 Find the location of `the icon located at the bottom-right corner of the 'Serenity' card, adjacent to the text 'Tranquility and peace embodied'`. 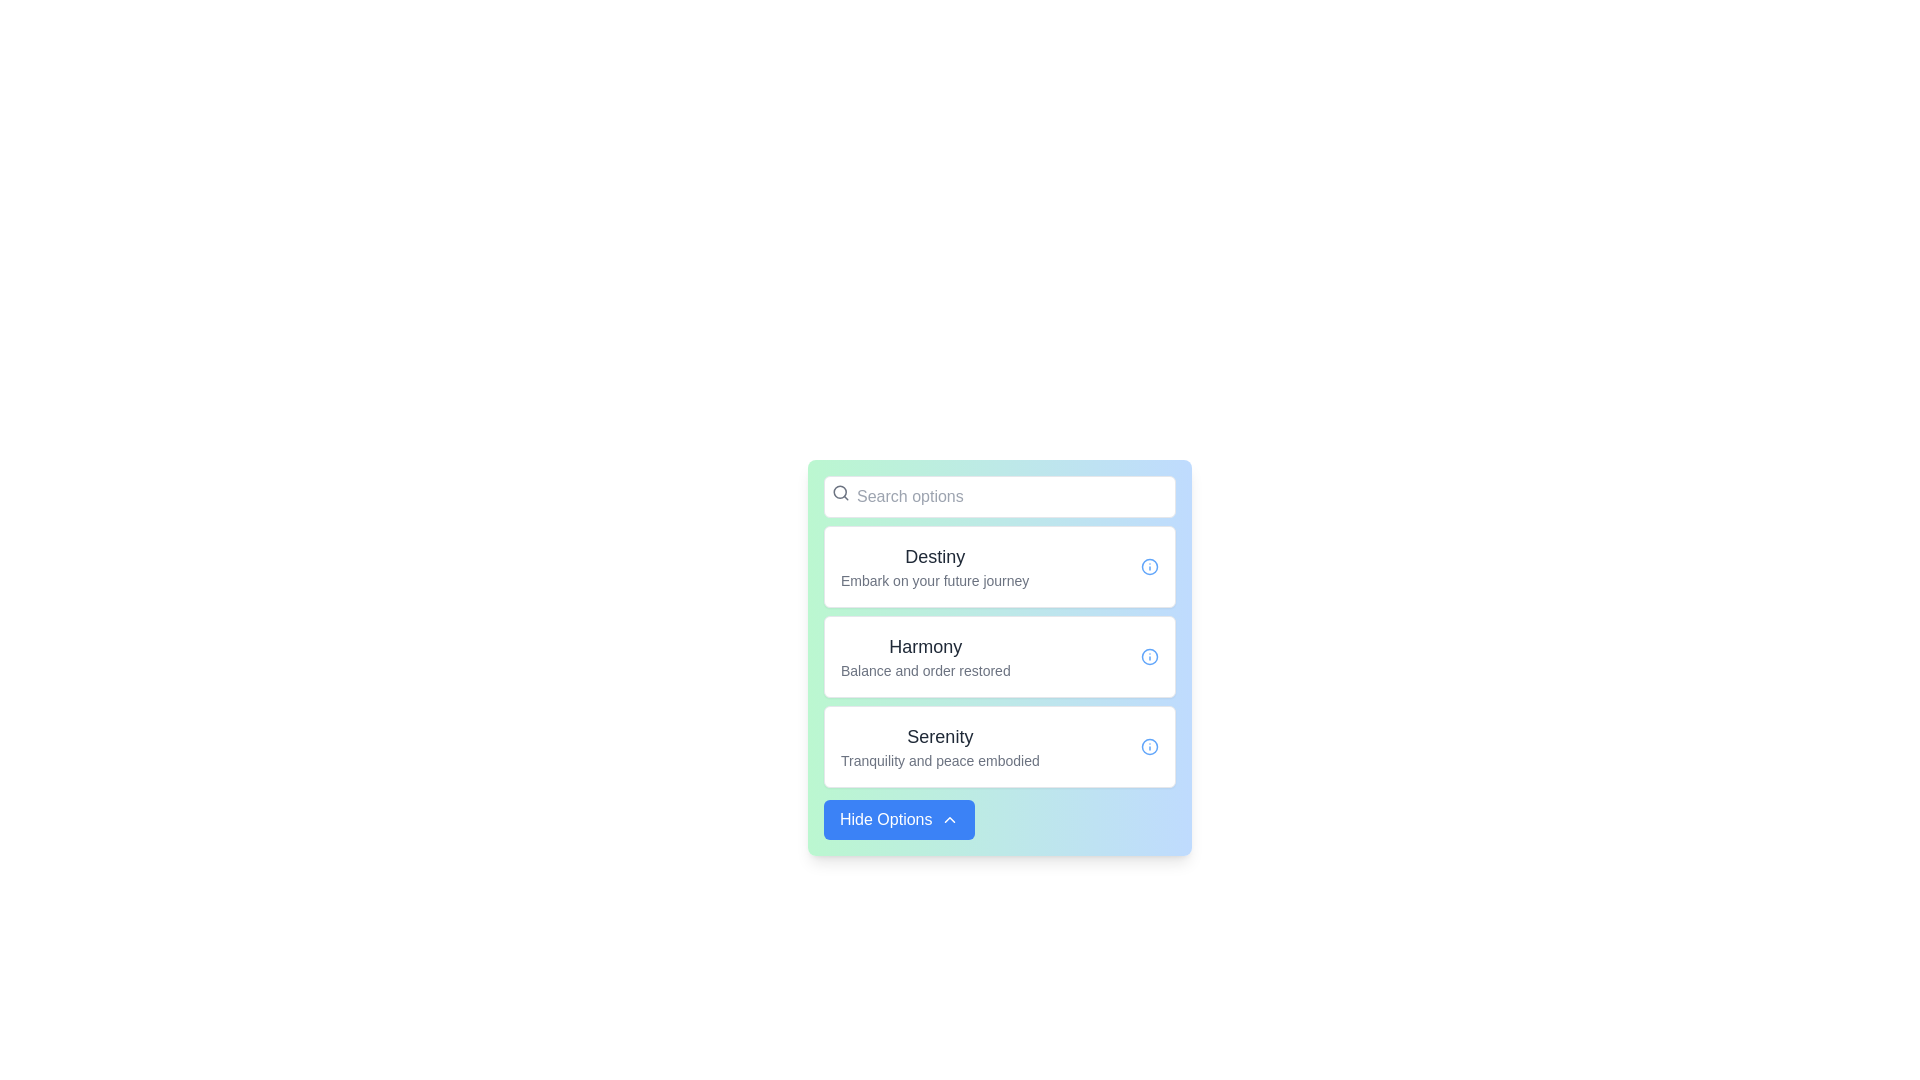

the icon located at the bottom-right corner of the 'Serenity' card, adjacent to the text 'Tranquility and peace embodied' is located at coordinates (1150, 747).